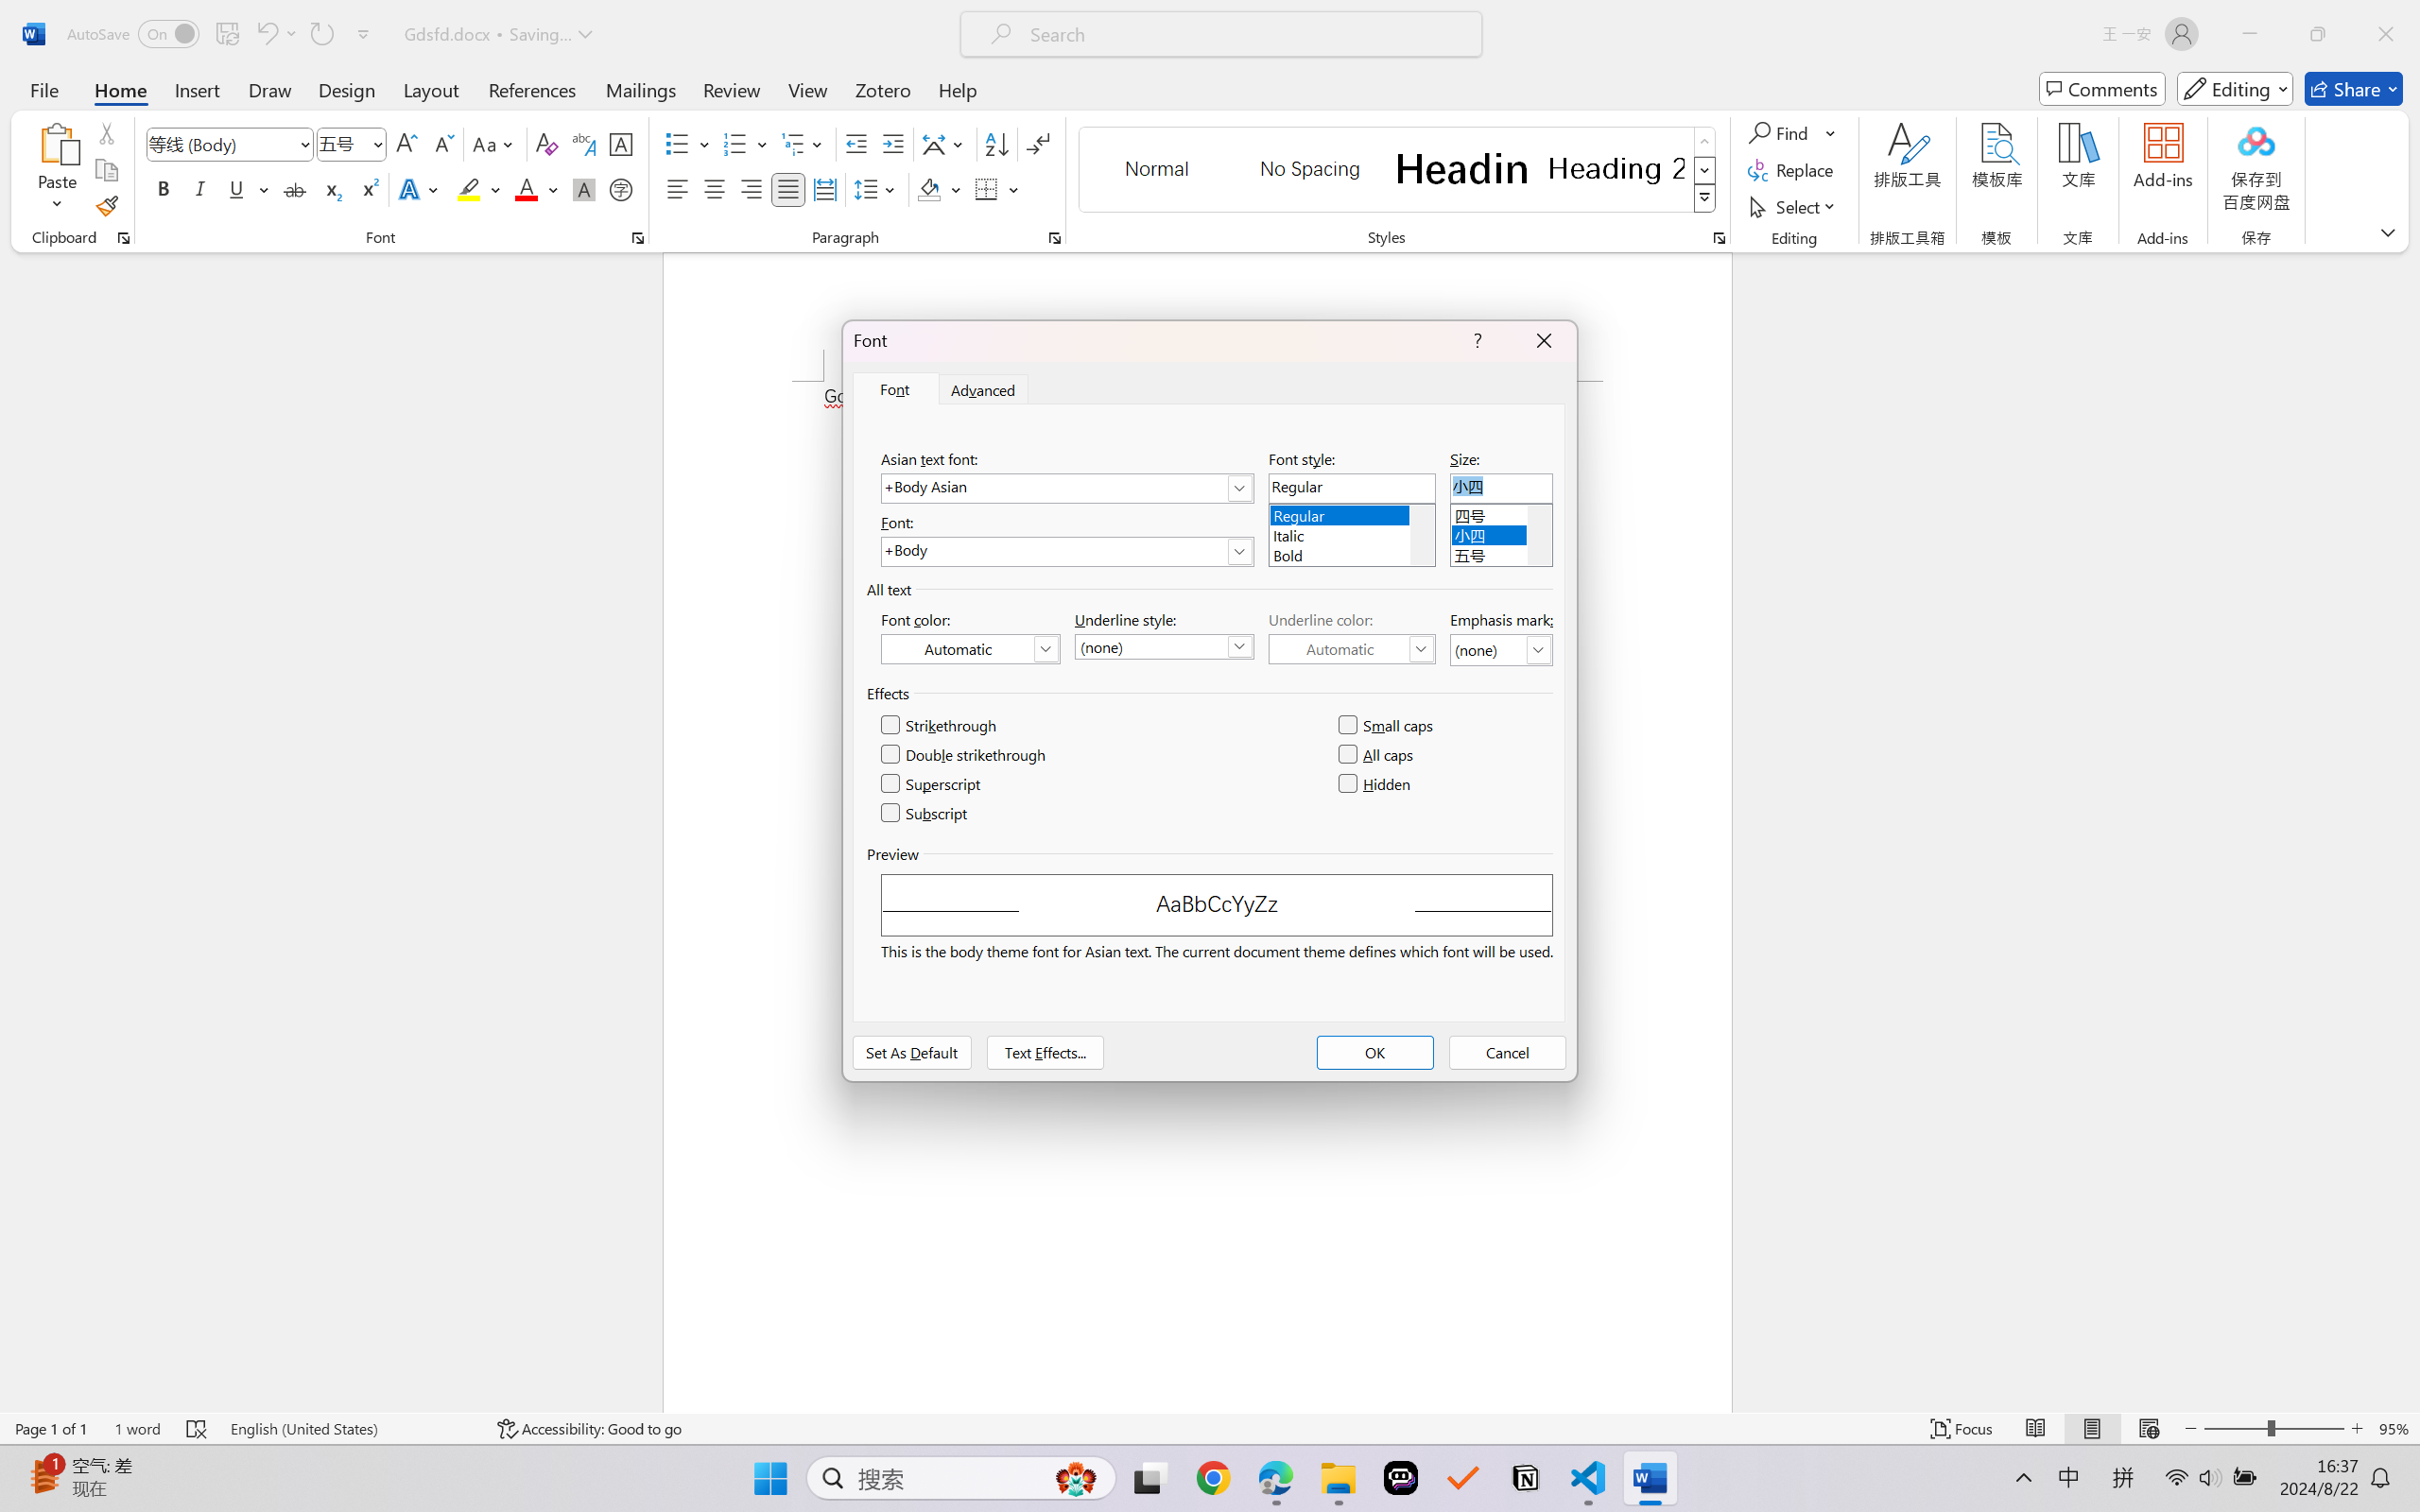 This screenshot has width=2420, height=1512. Describe the element at coordinates (1500, 488) in the screenshot. I see `'Size:'` at that location.